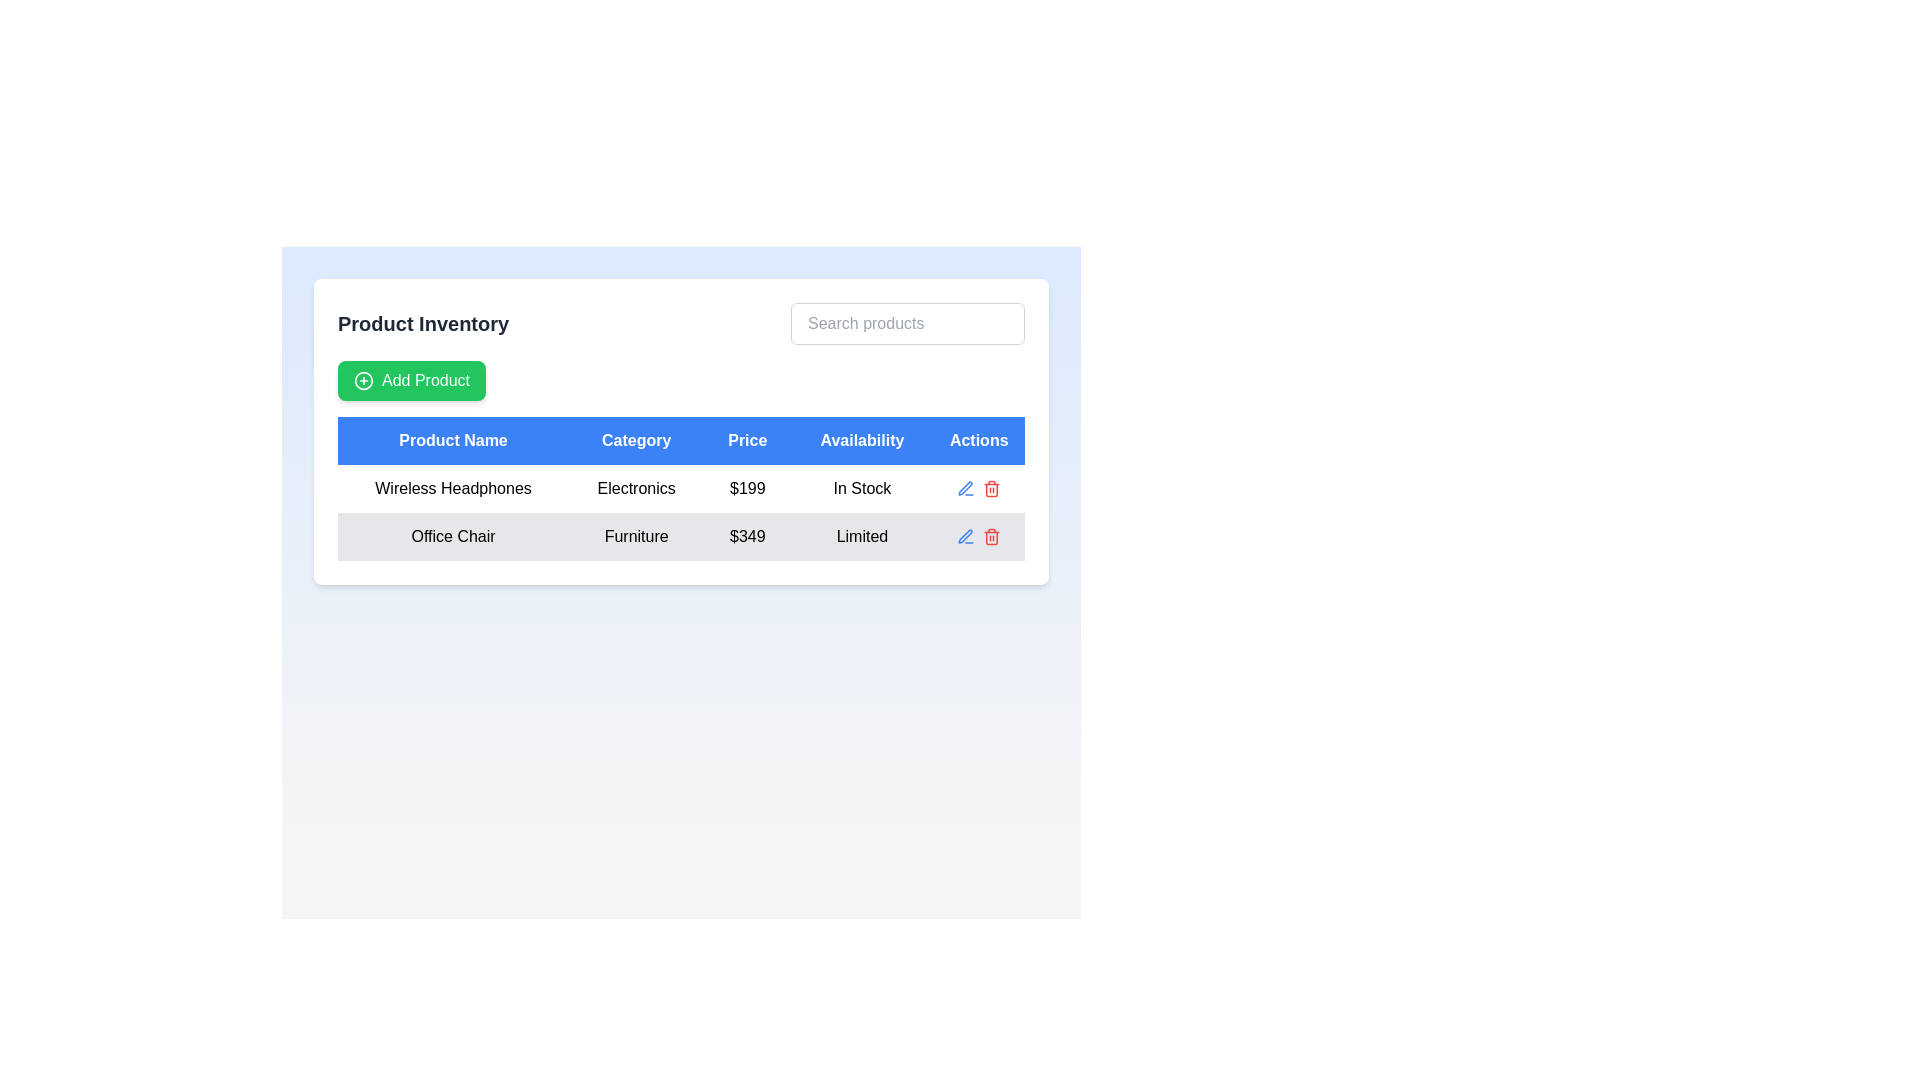 The width and height of the screenshot is (1920, 1080). I want to click on the static text label displaying 'Wireless Headphones', which is located in the first column of the second row in a product information table, so click(452, 489).